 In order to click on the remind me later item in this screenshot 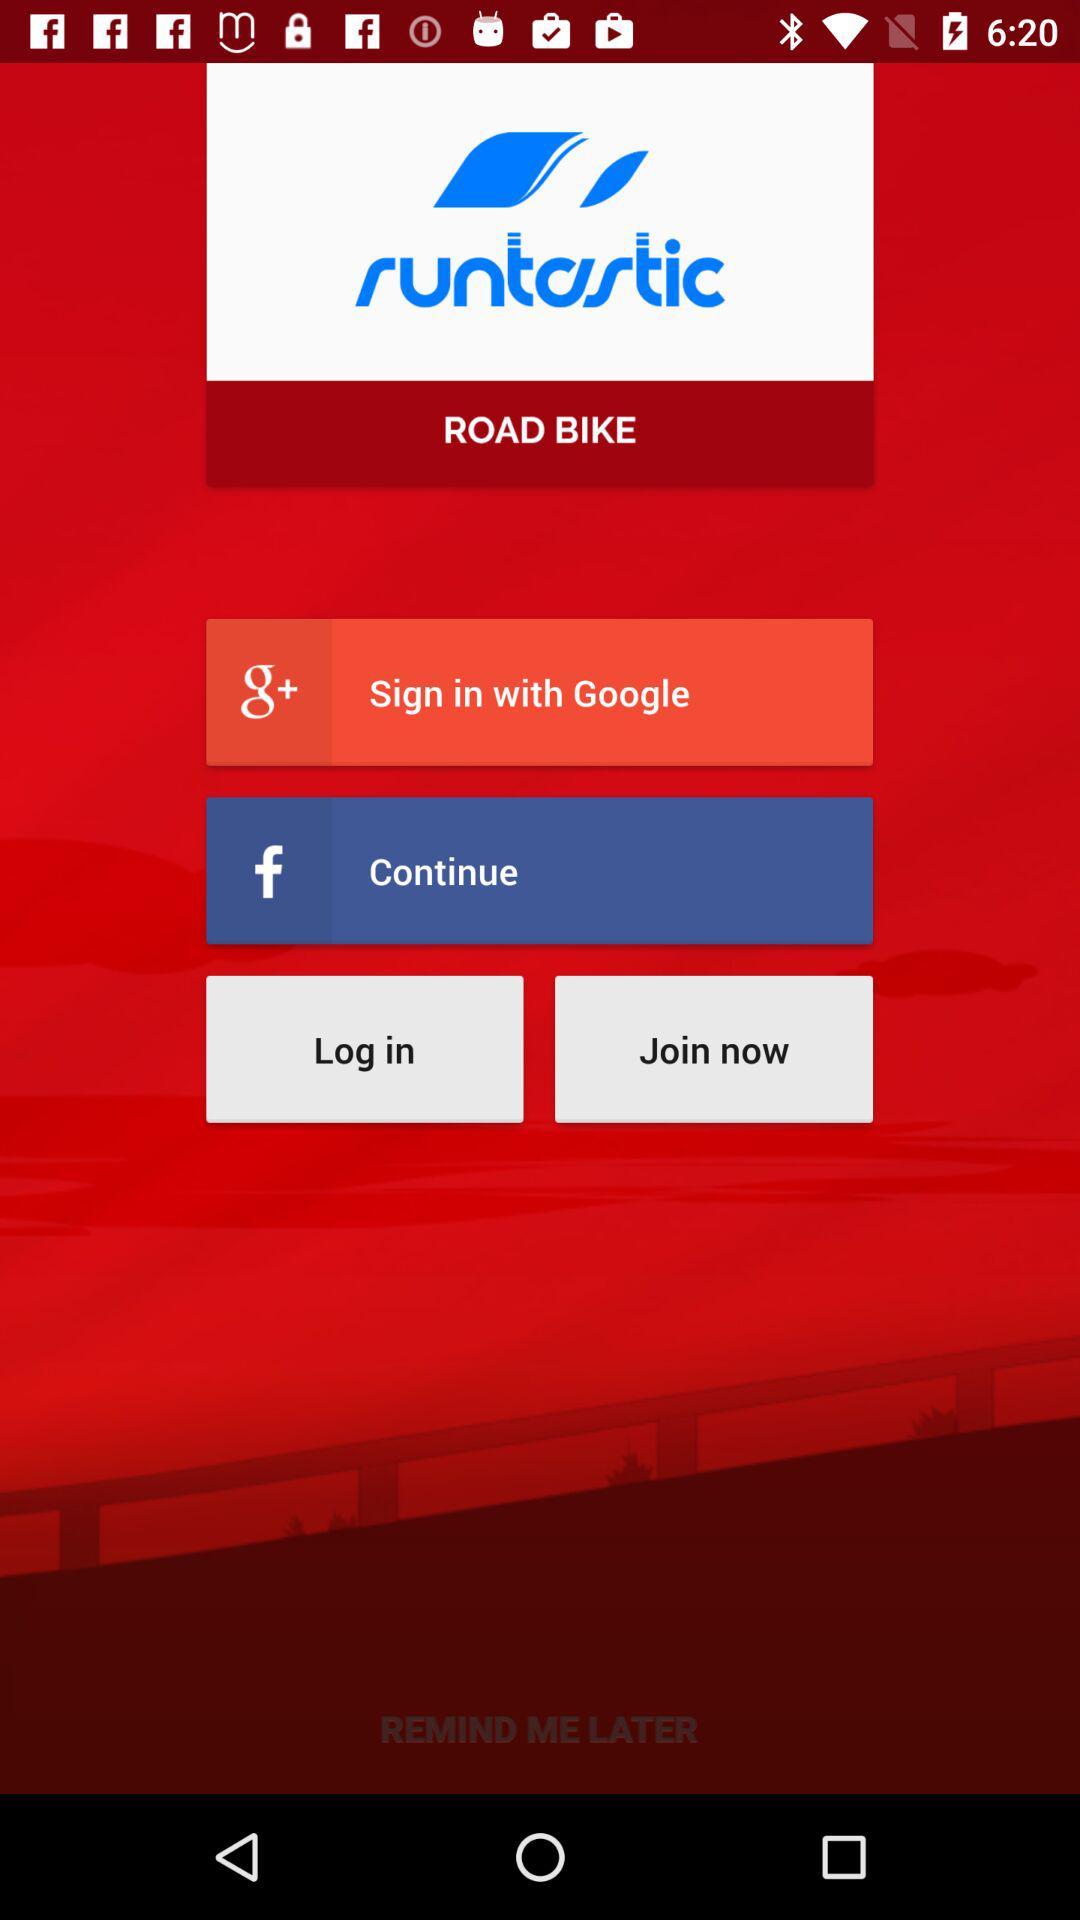, I will do `click(538, 1726)`.